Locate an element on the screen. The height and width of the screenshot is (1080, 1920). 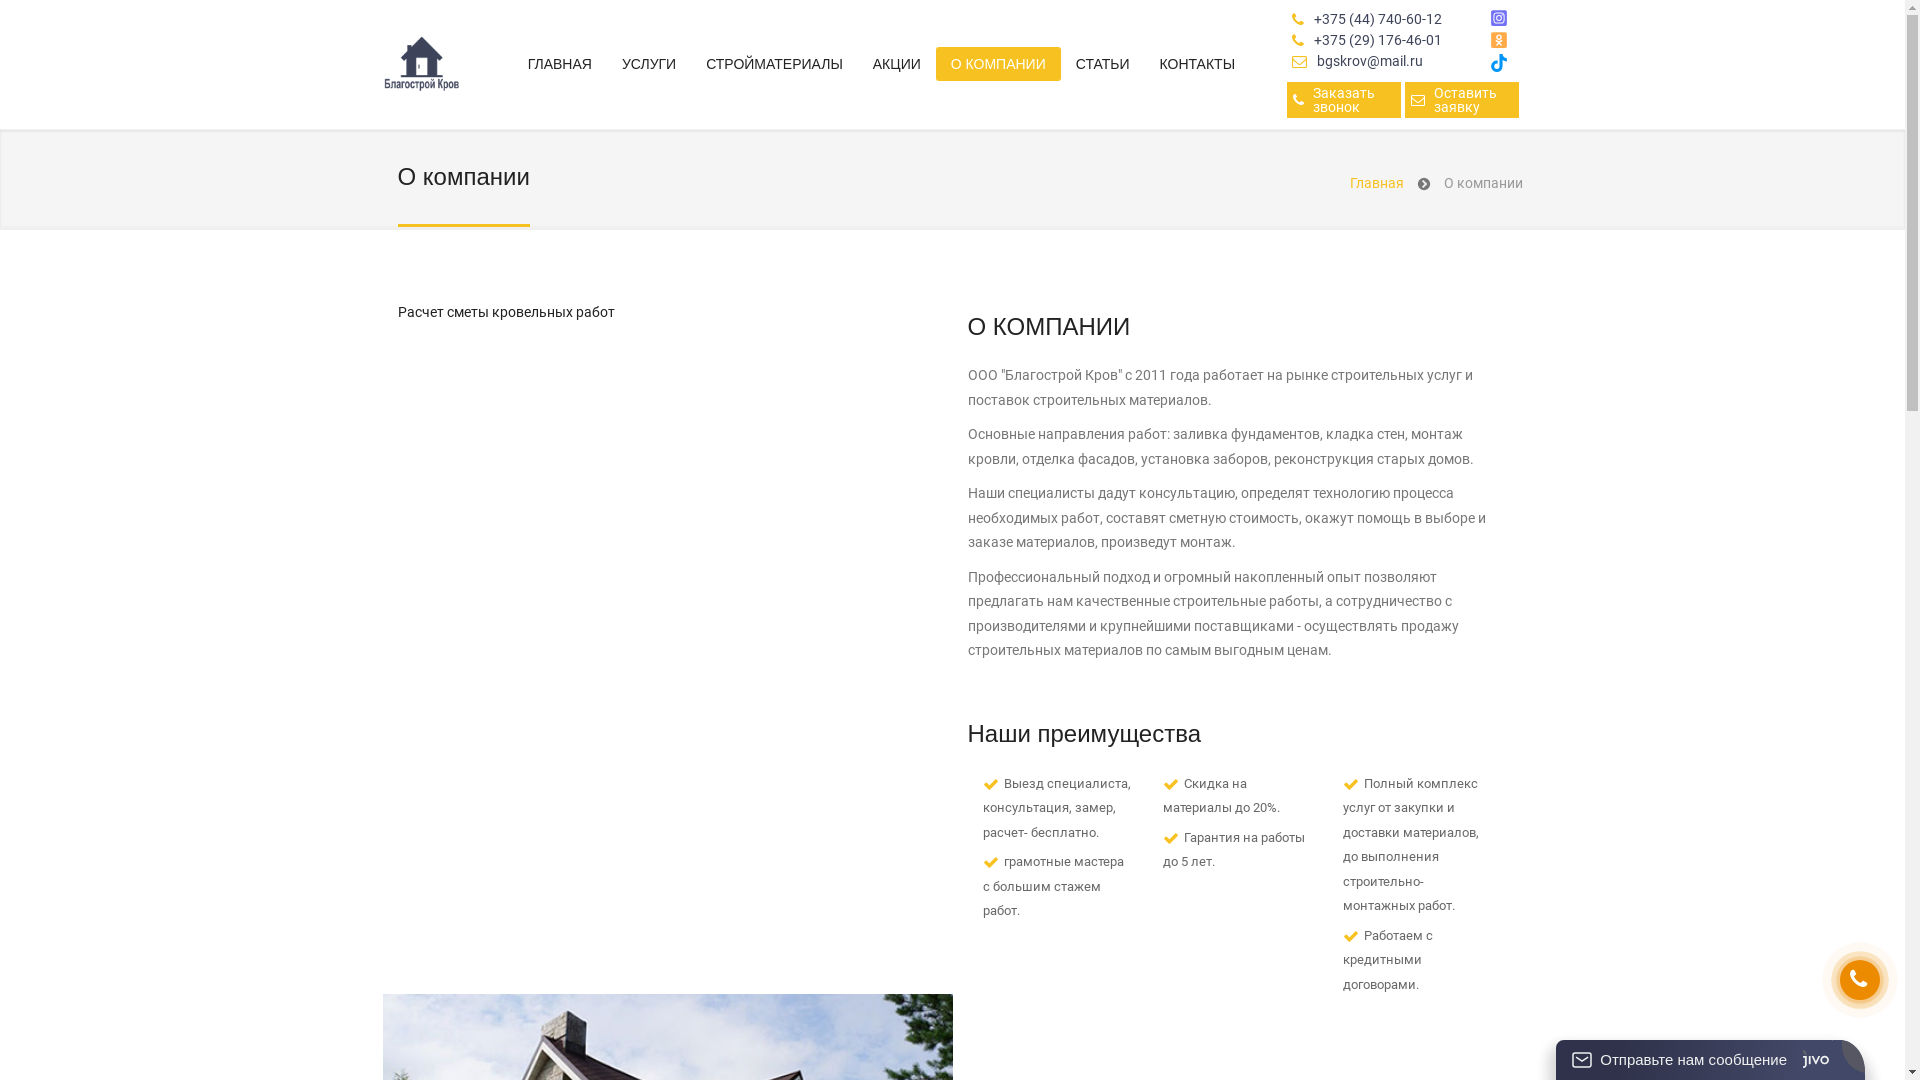
'+375 (44) 740-60-12' is located at coordinates (1314, 19).